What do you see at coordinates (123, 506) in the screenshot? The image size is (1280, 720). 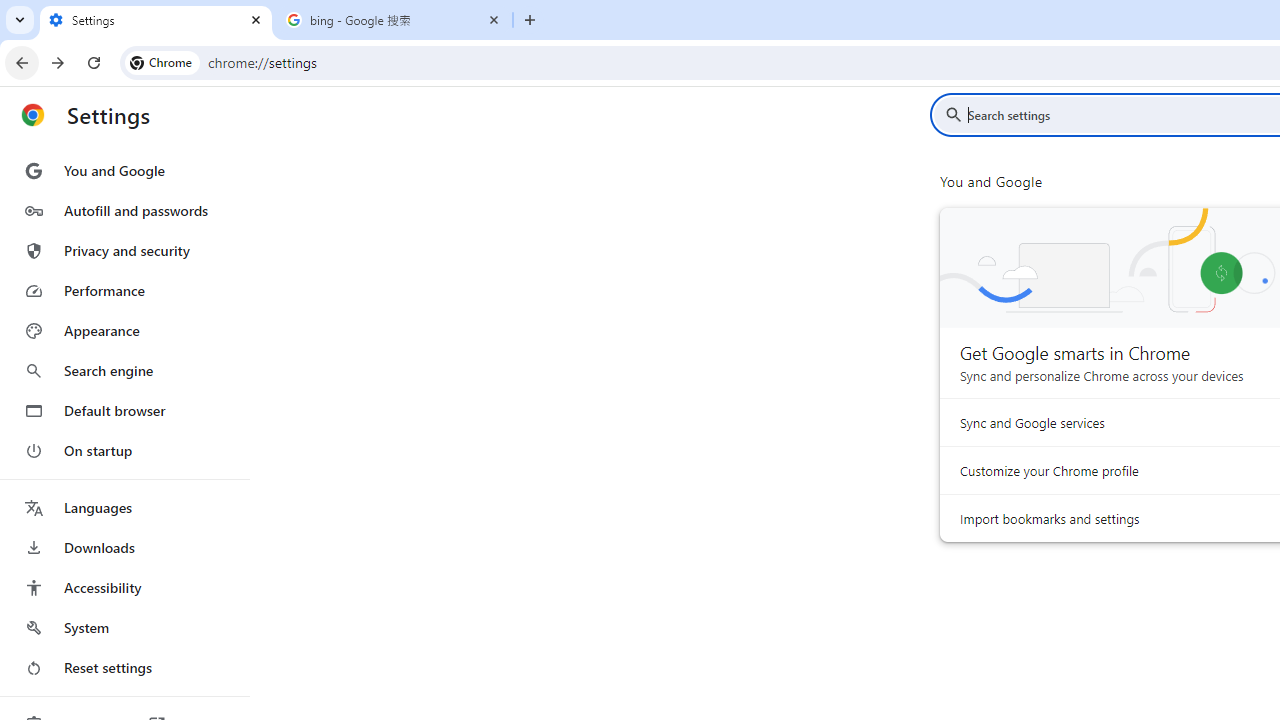 I see `'Languages'` at bounding box center [123, 506].